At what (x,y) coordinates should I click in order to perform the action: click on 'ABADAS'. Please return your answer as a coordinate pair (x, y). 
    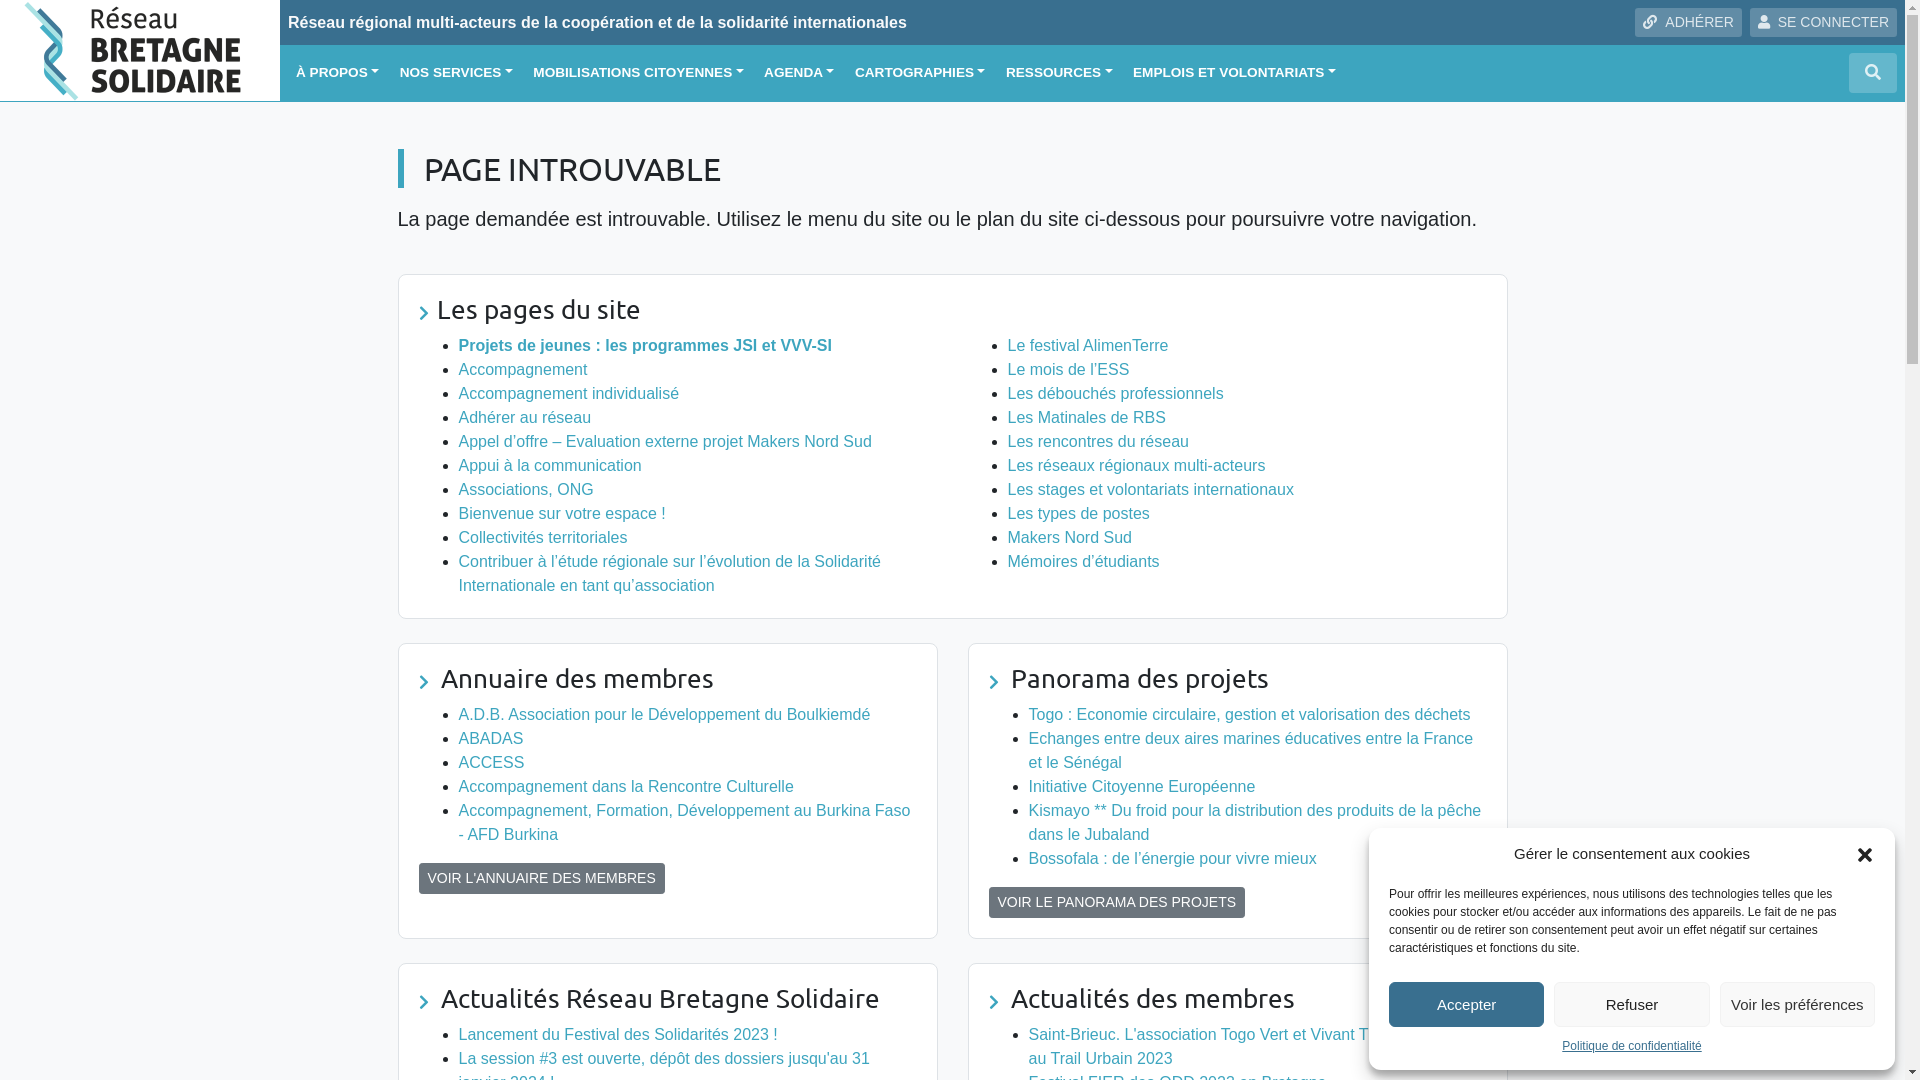
    Looking at the image, I should click on (490, 738).